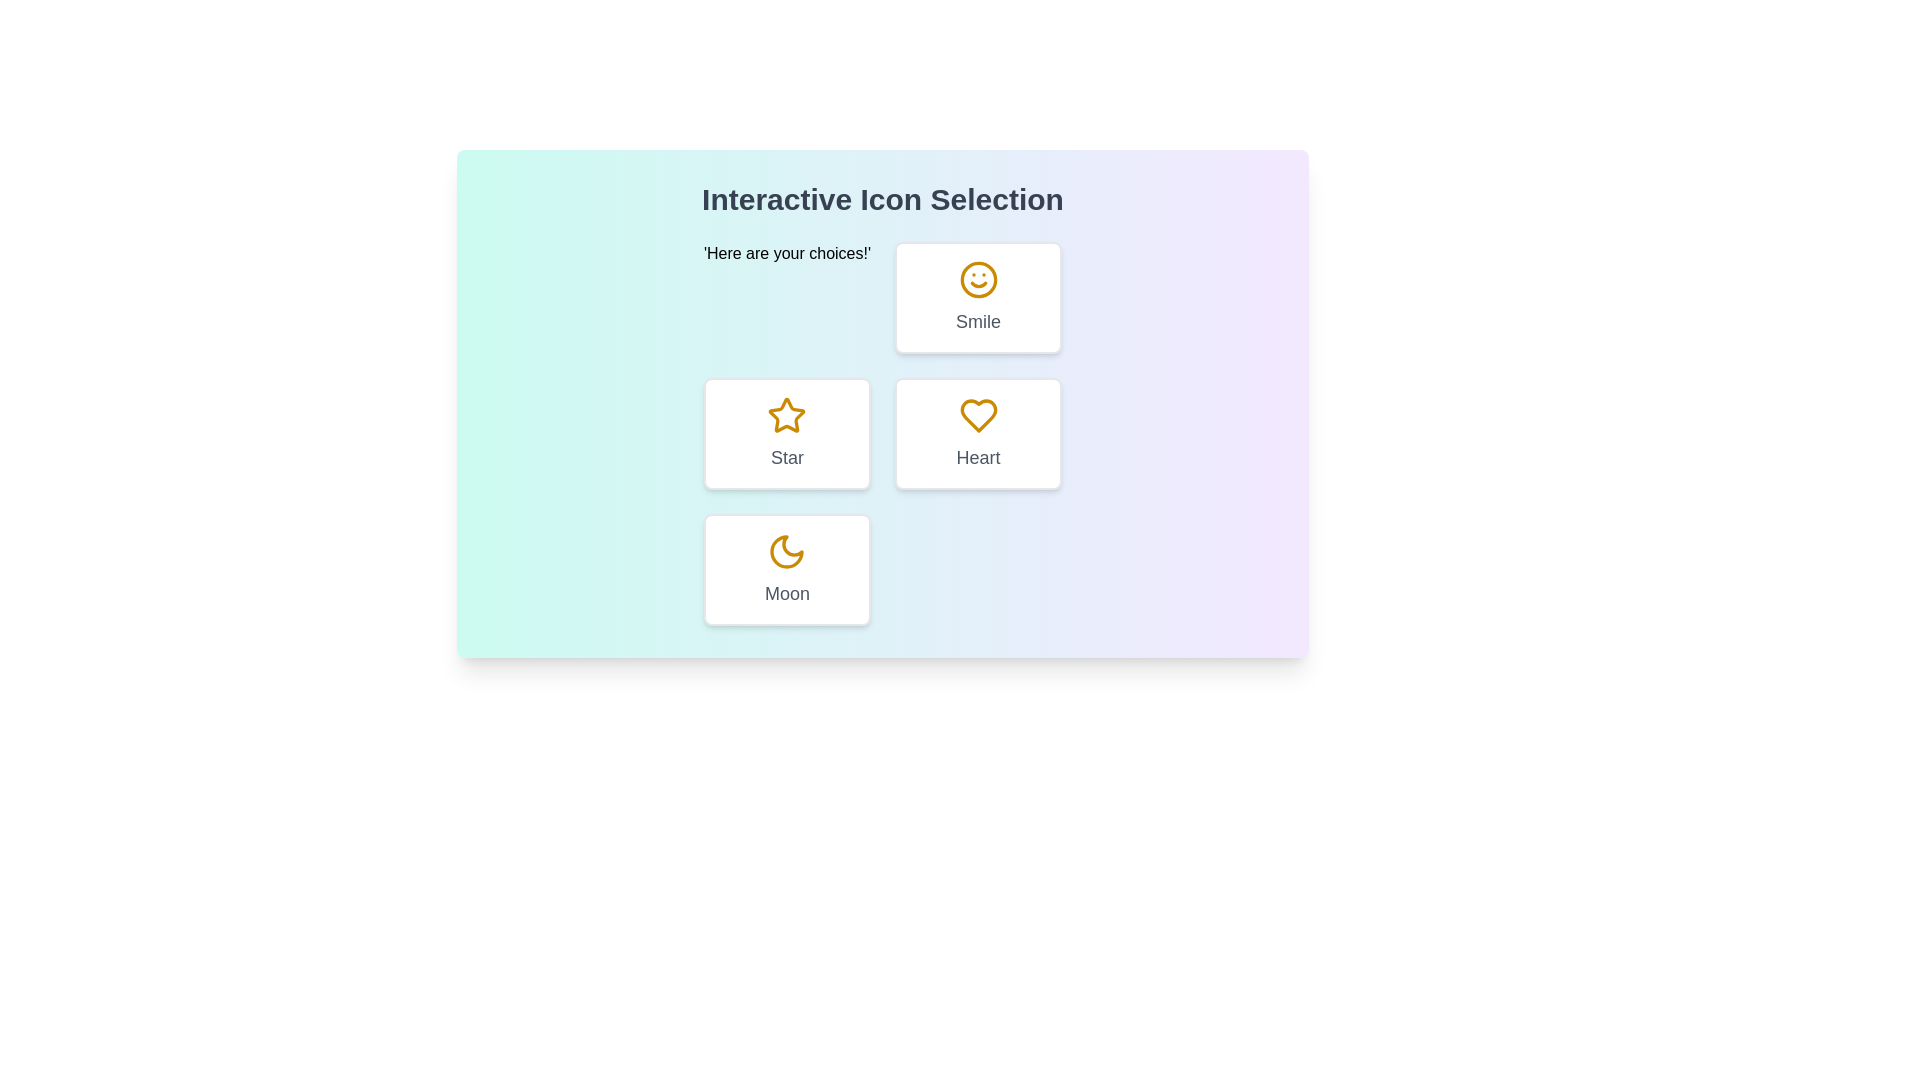 The width and height of the screenshot is (1920, 1080). I want to click on the heart-shaped icon with a yellow border located in the box labeled 'Heart', positioned at the center of the box, so click(978, 415).